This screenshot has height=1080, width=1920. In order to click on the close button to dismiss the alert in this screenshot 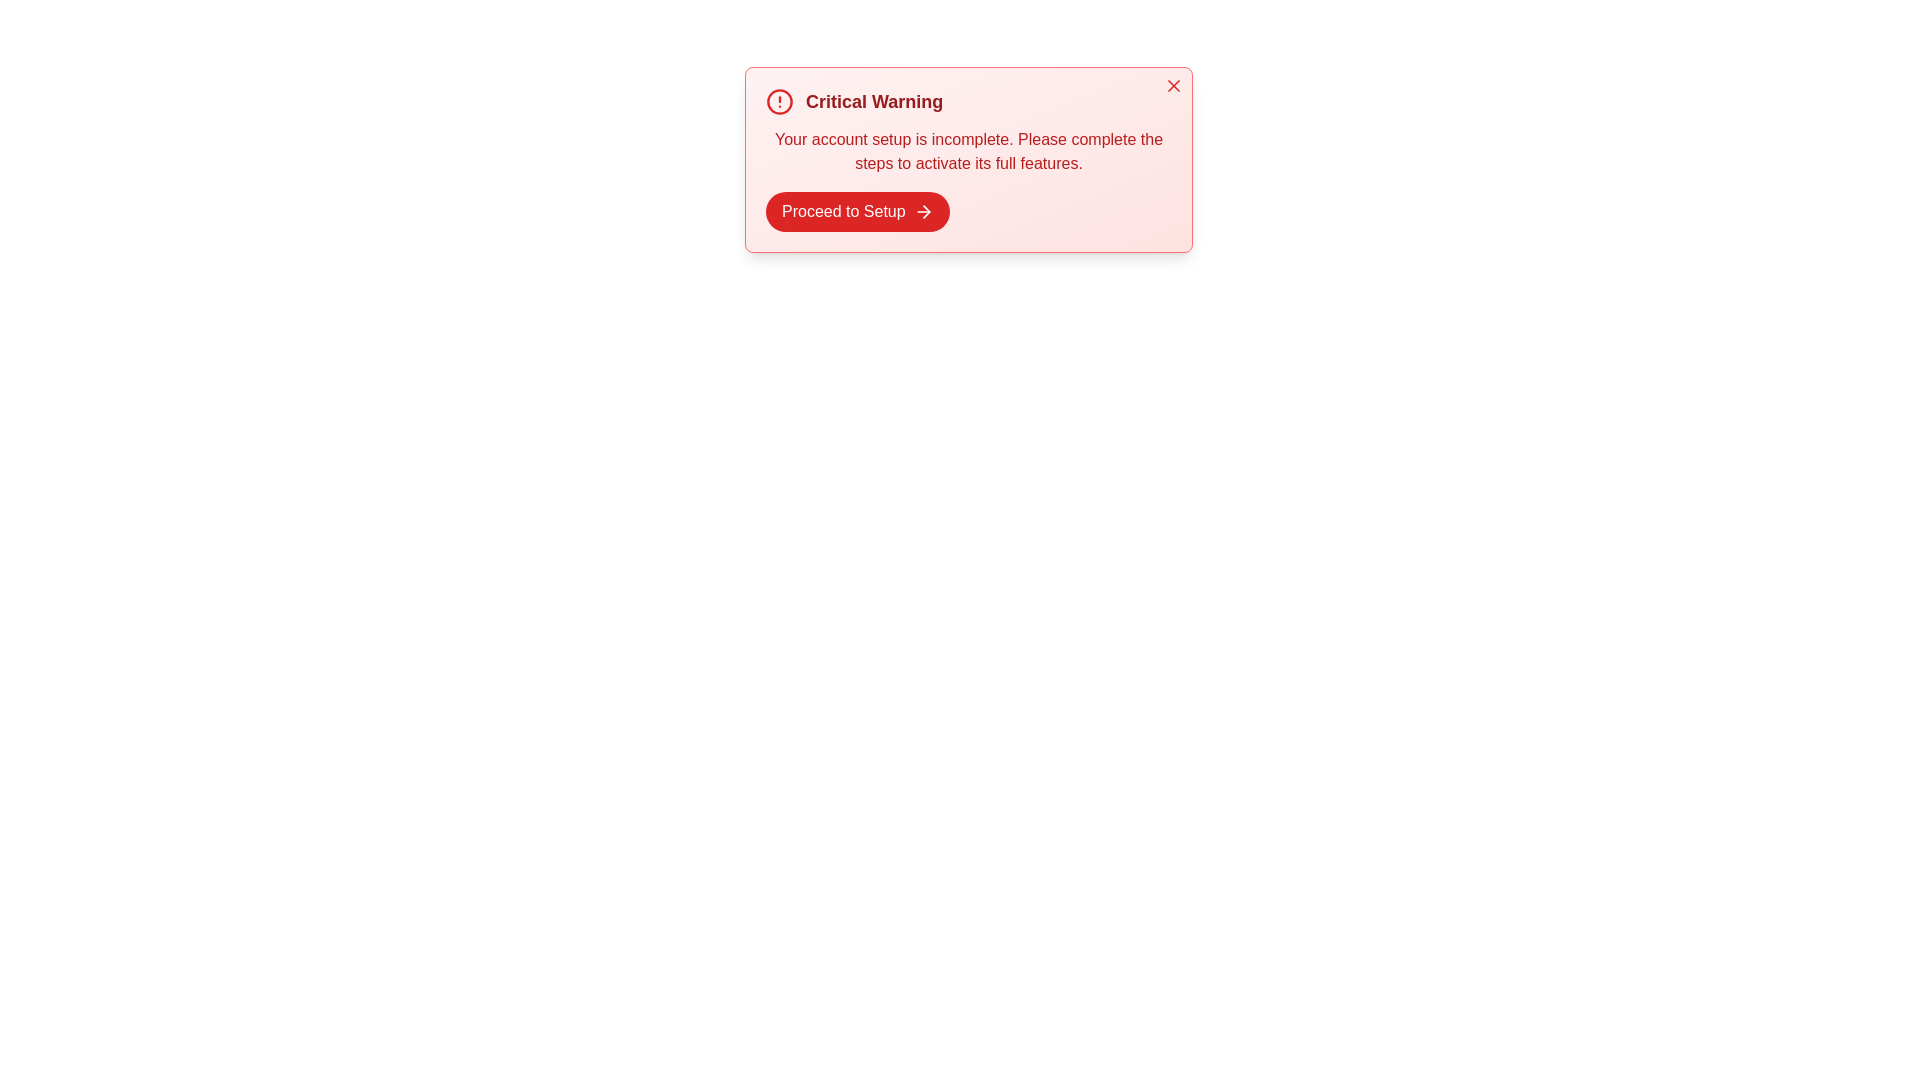, I will do `click(1174, 84)`.